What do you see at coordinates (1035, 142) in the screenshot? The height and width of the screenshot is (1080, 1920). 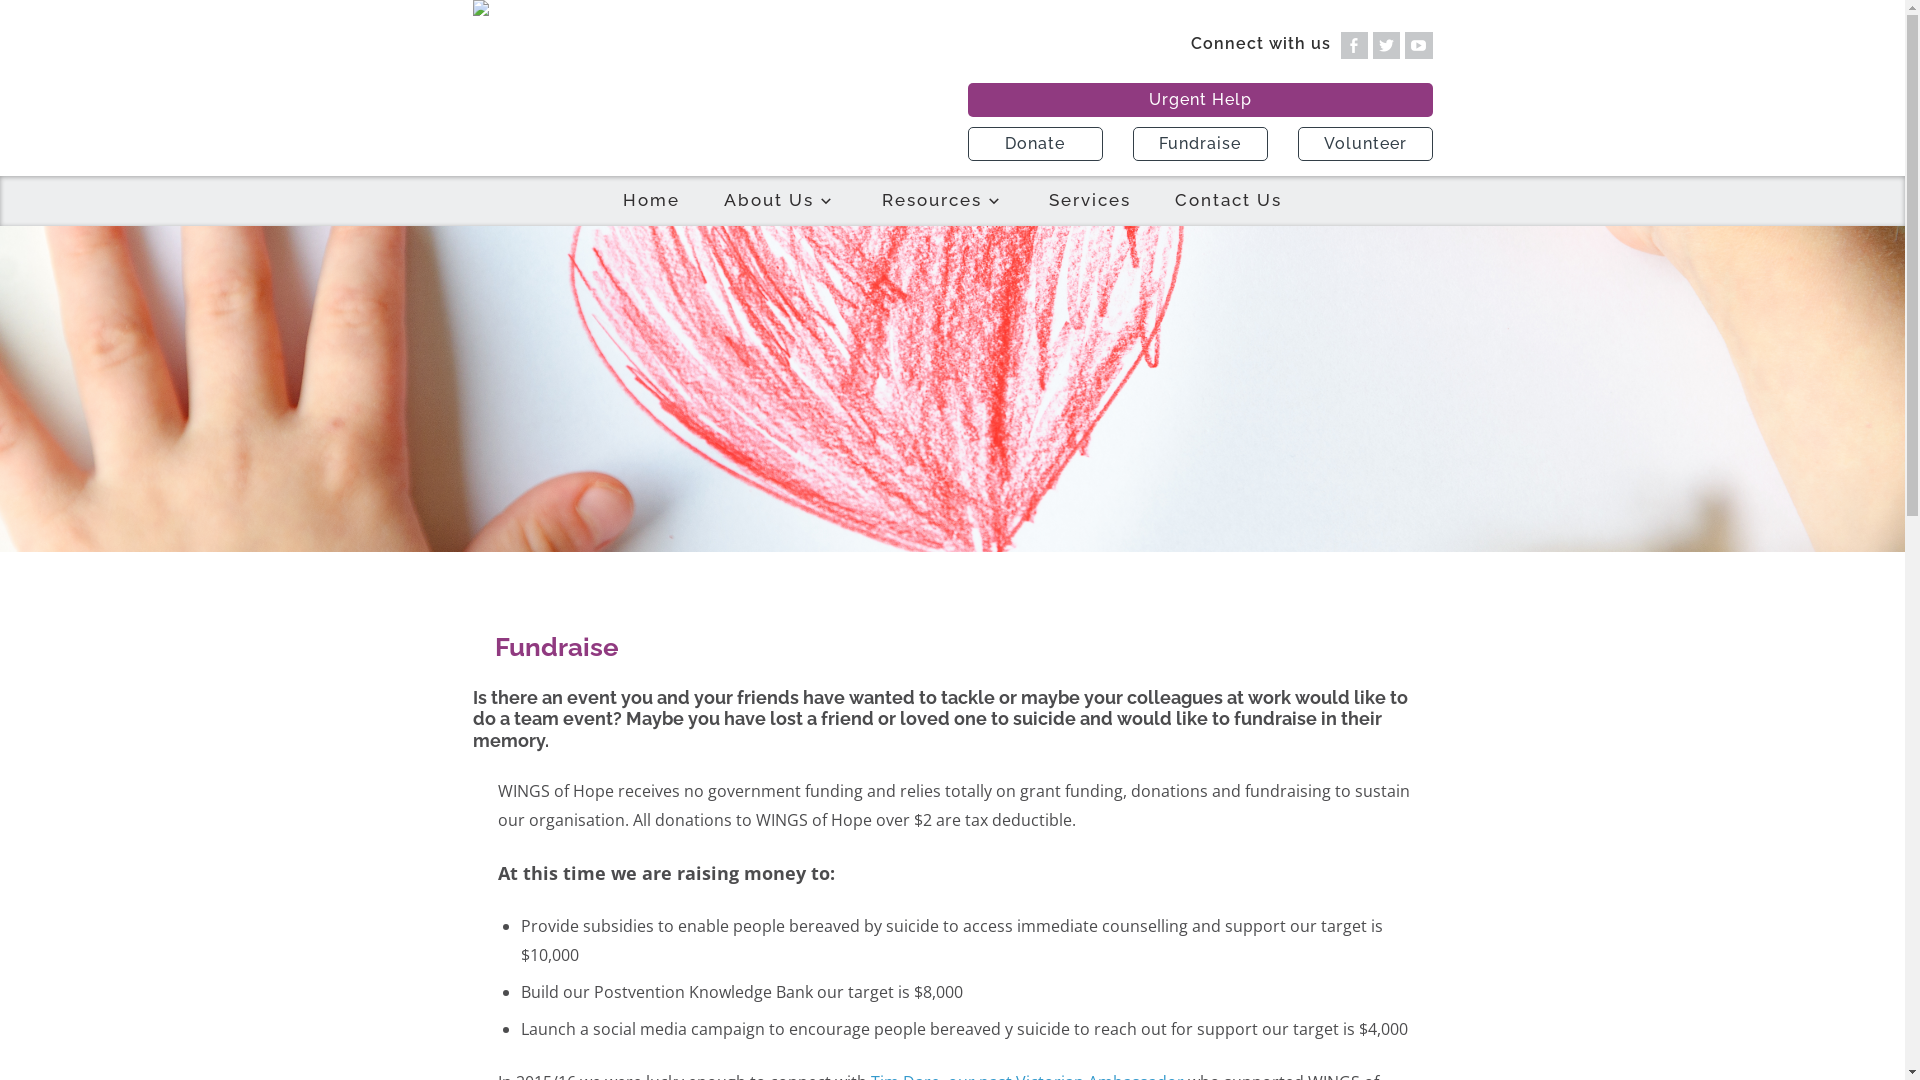 I see `'Donate'` at bounding box center [1035, 142].